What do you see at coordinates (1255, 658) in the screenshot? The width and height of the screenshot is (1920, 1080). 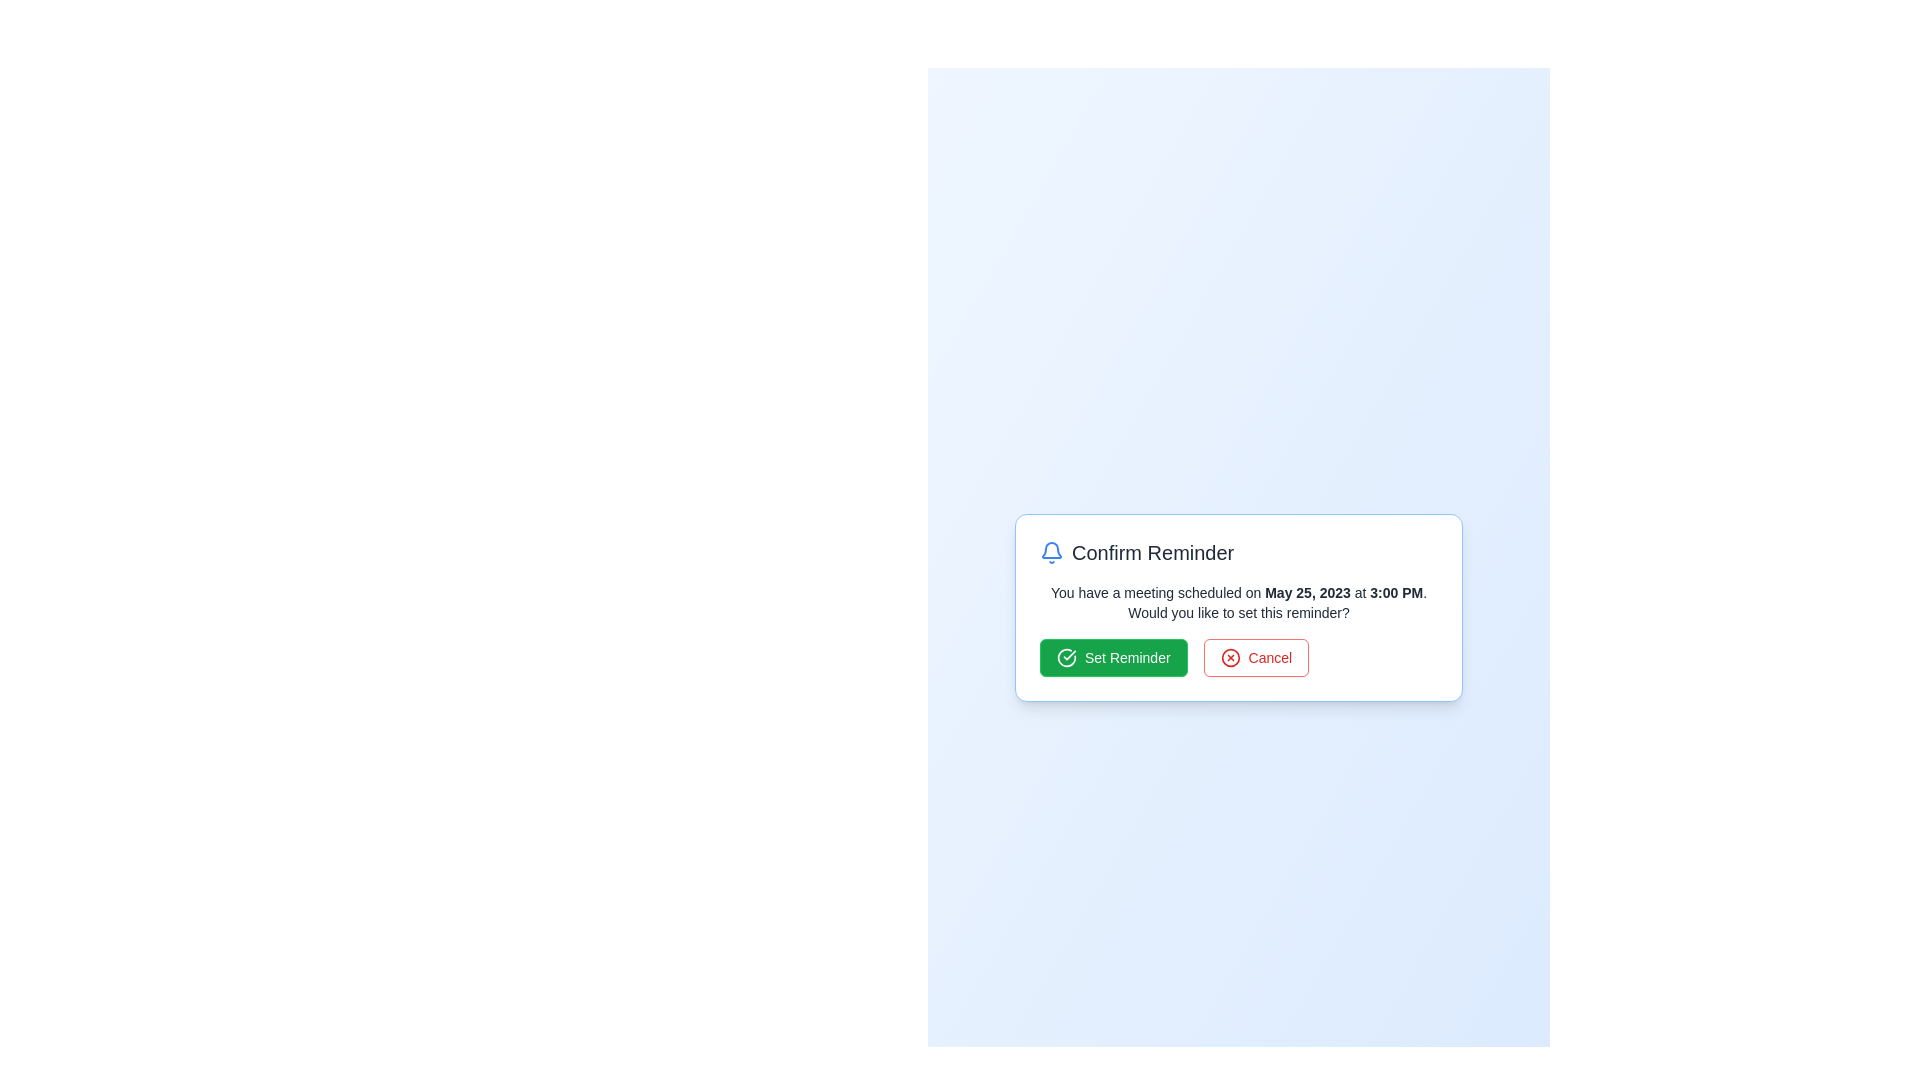 I see `the 'Cancel' button, which has a red border and a red circular icon with a cross on the left side, located below the message content in the confirmation dialog box` at bounding box center [1255, 658].